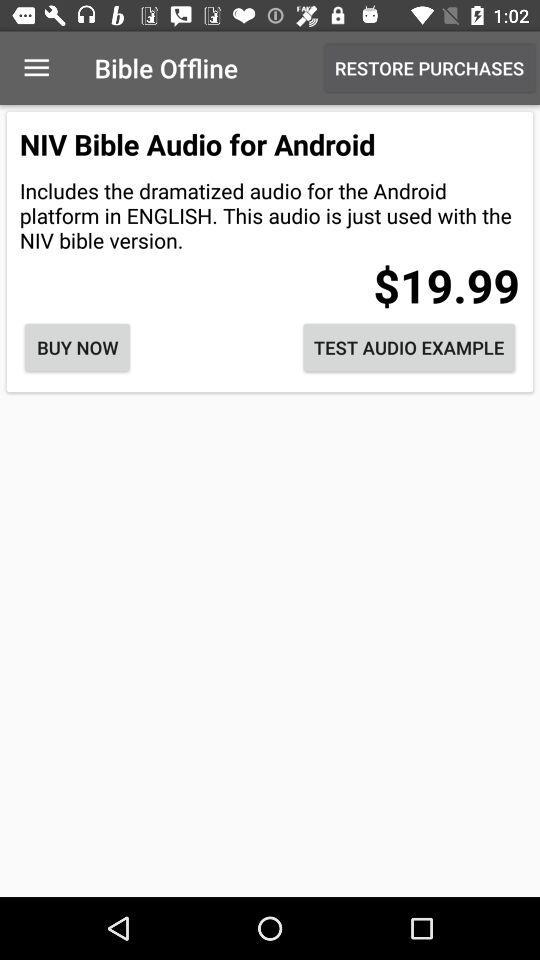 The width and height of the screenshot is (540, 960). I want to click on item below includes the dramatized, so click(76, 347).